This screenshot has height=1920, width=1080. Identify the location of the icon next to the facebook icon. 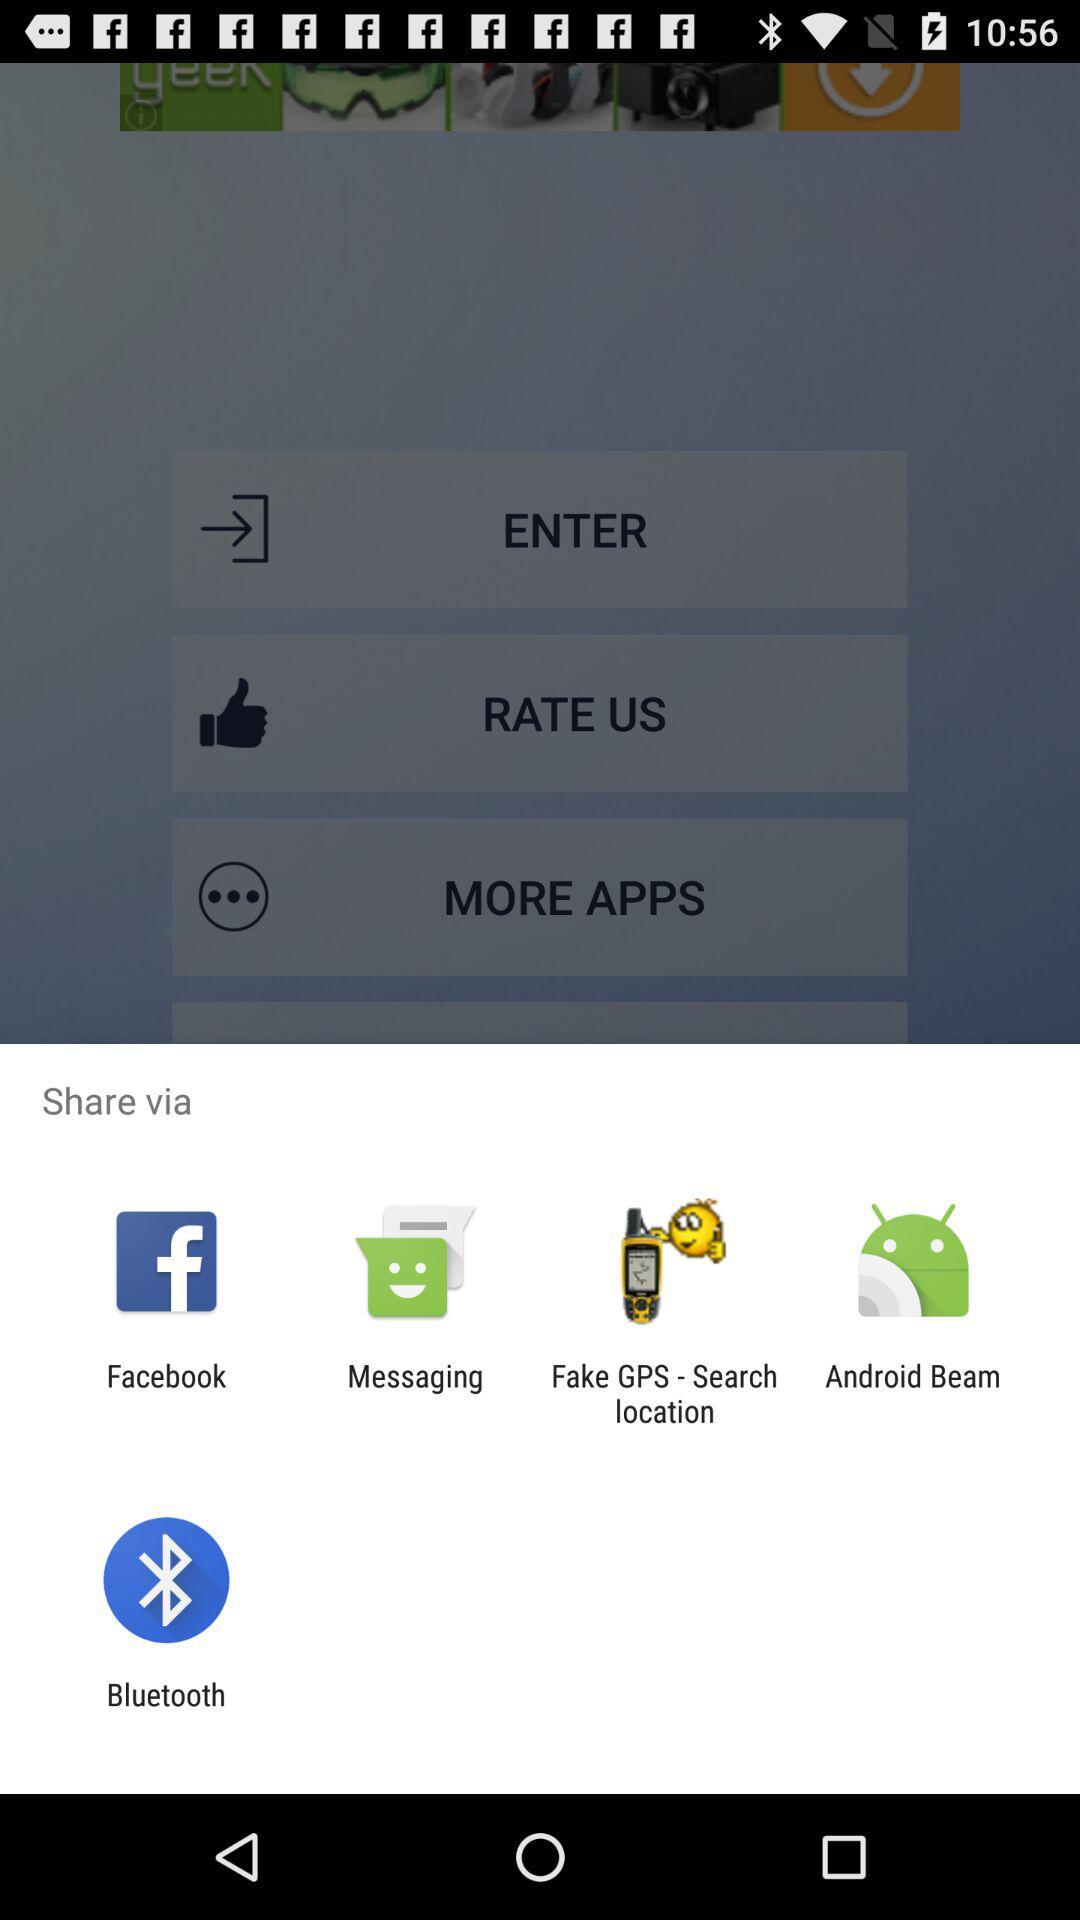
(414, 1392).